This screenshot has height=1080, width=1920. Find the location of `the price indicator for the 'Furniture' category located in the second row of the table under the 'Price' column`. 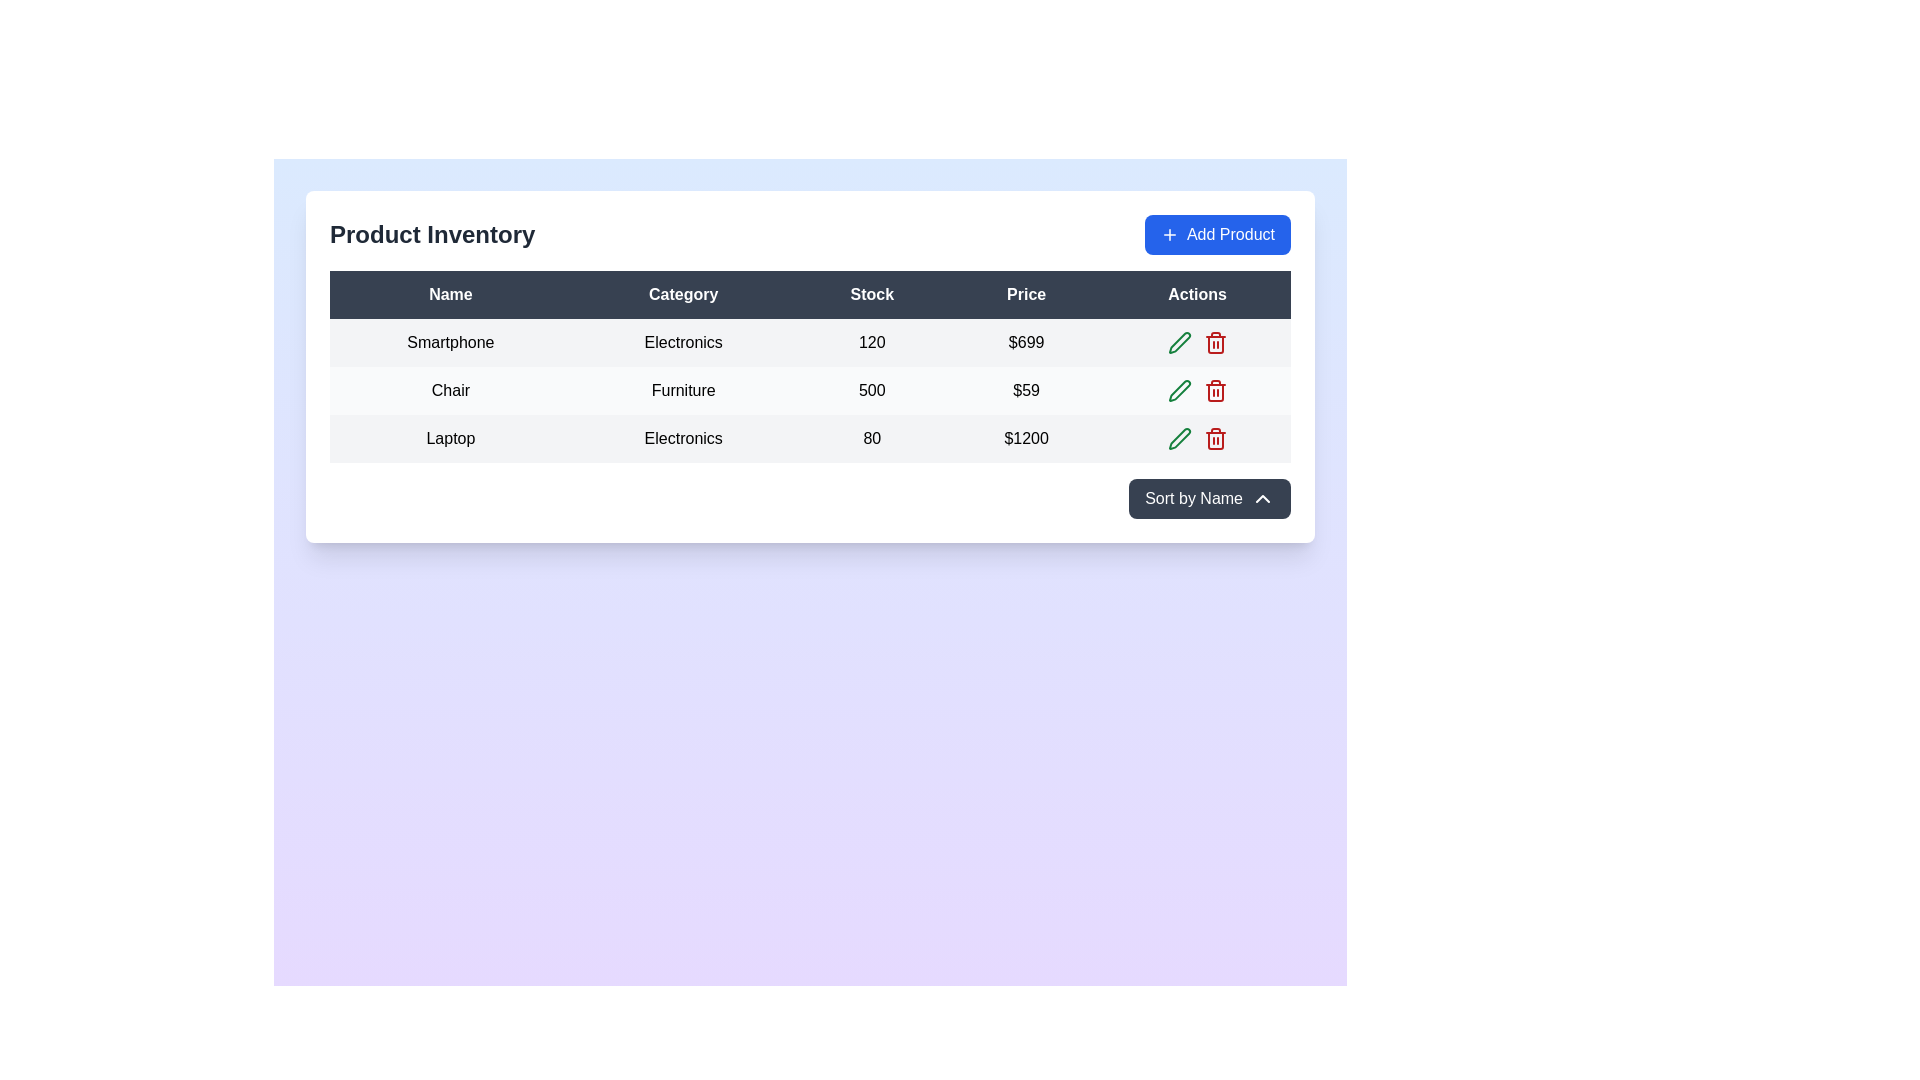

the price indicator for the 'Furniture' category located in the second row of the table under the 'Price' column is located at coordinates (1026, 390).